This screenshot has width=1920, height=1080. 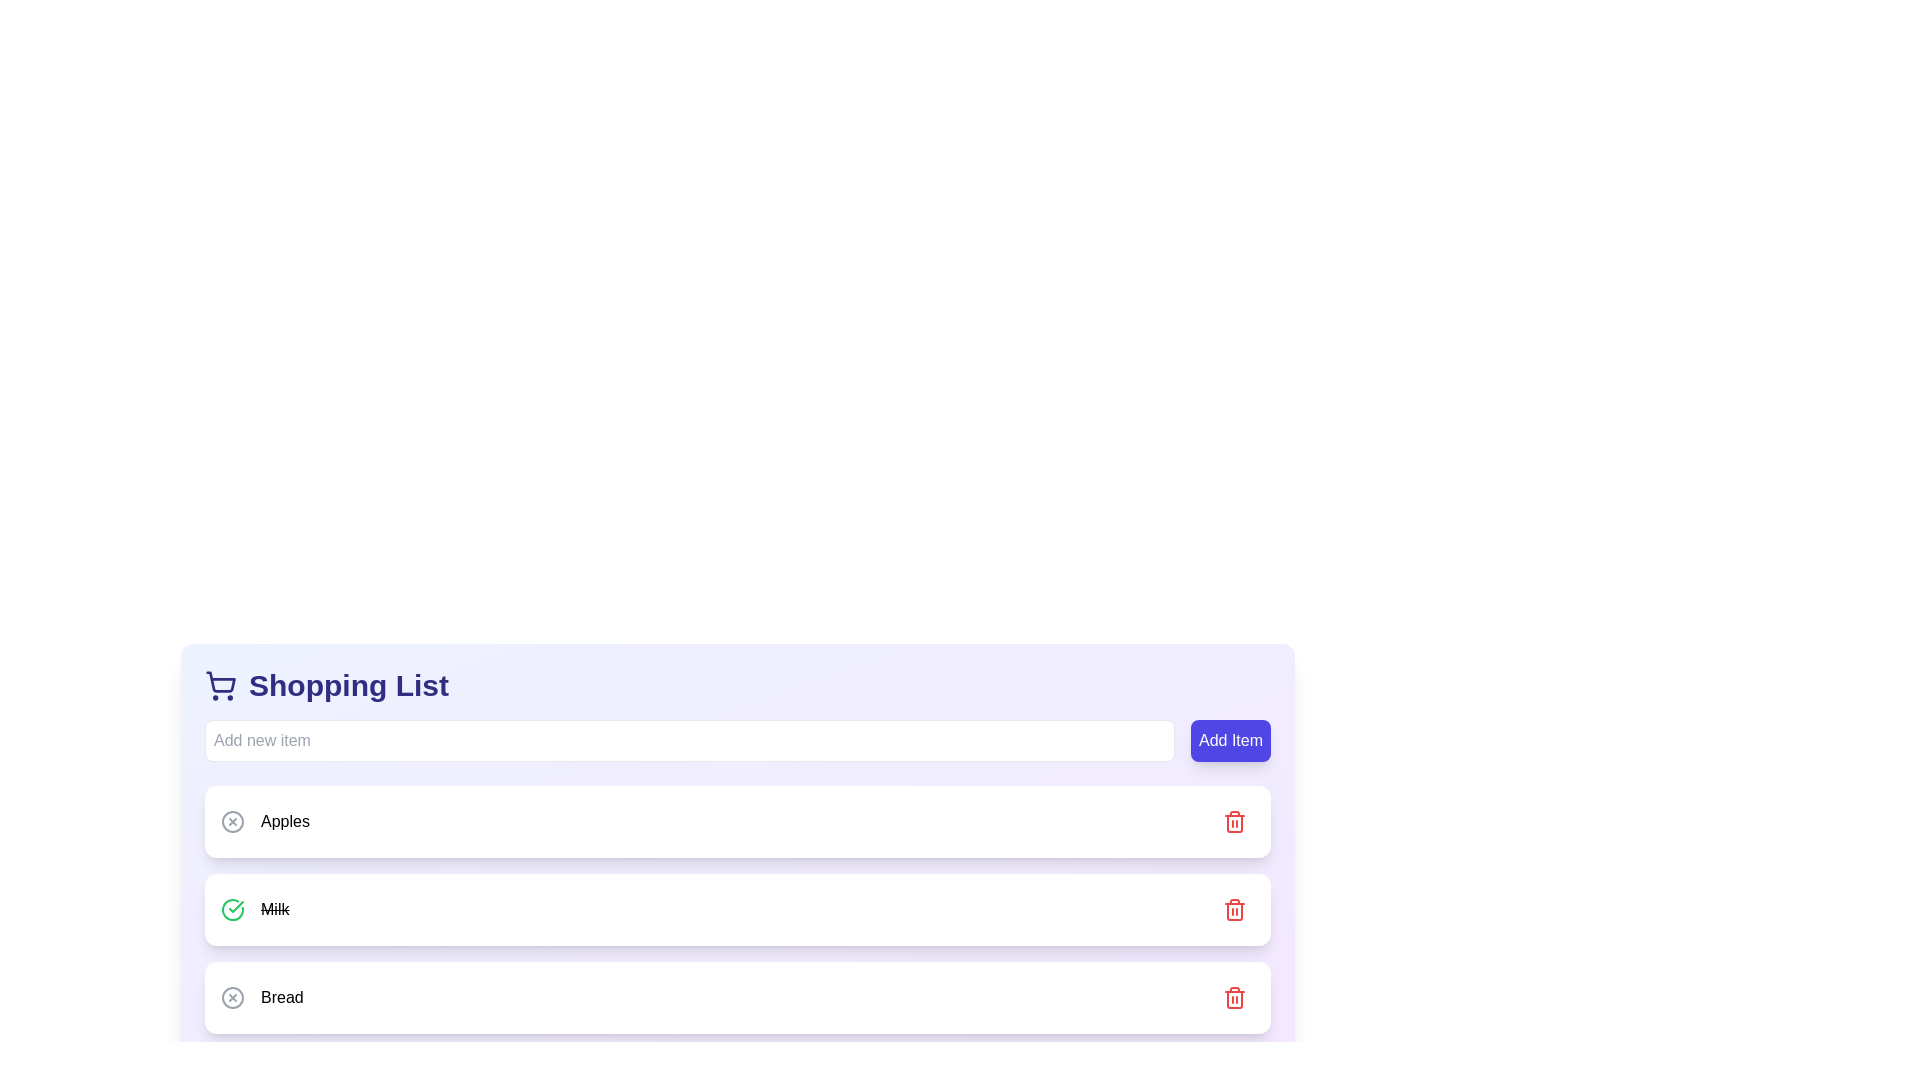 What do you see at coordinates (1233, 910) in the screenshot?
I see `the red trash can icon button located on the far right side of the 'Milk' item in the shopping list` at bounding box center [1233, 910].